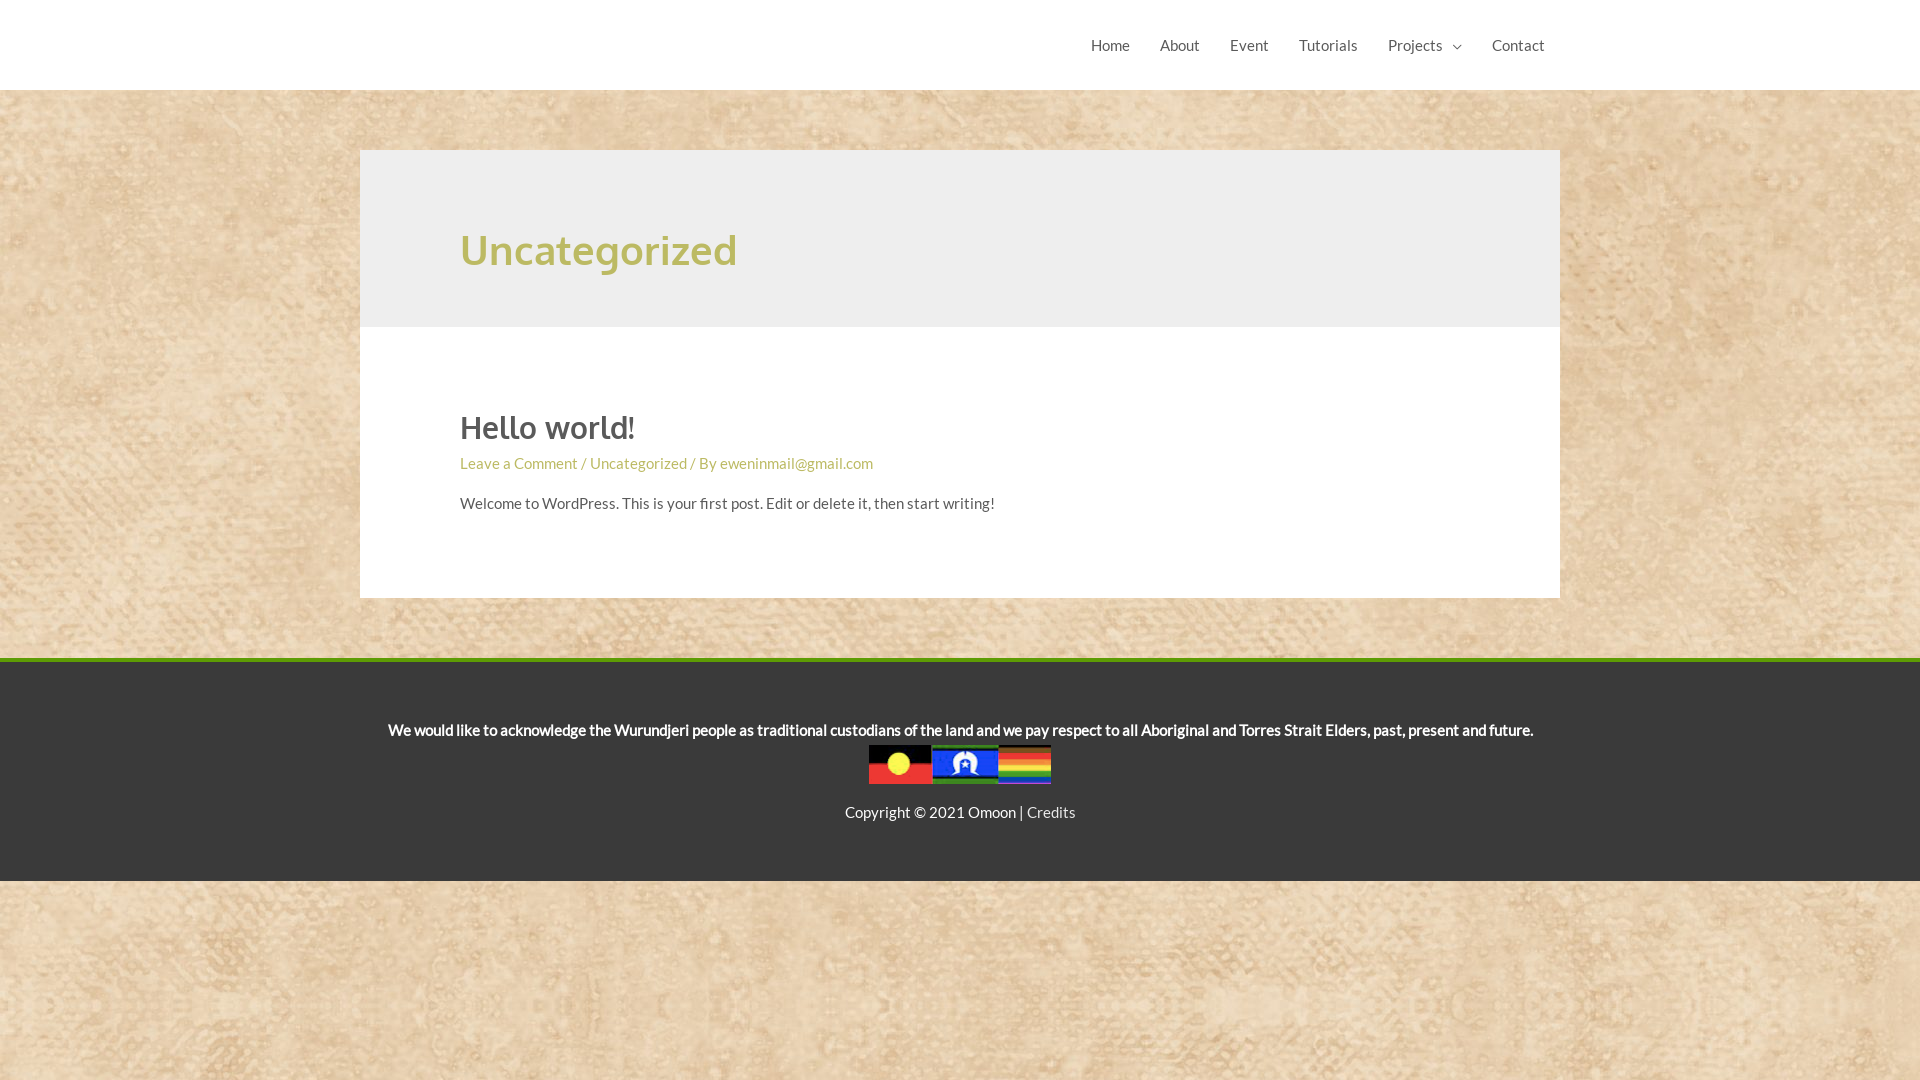 The image size is (1920, 1080). Describe the element at coordinates (1180, 45) in the screenshot. I see `'About'` at that location.